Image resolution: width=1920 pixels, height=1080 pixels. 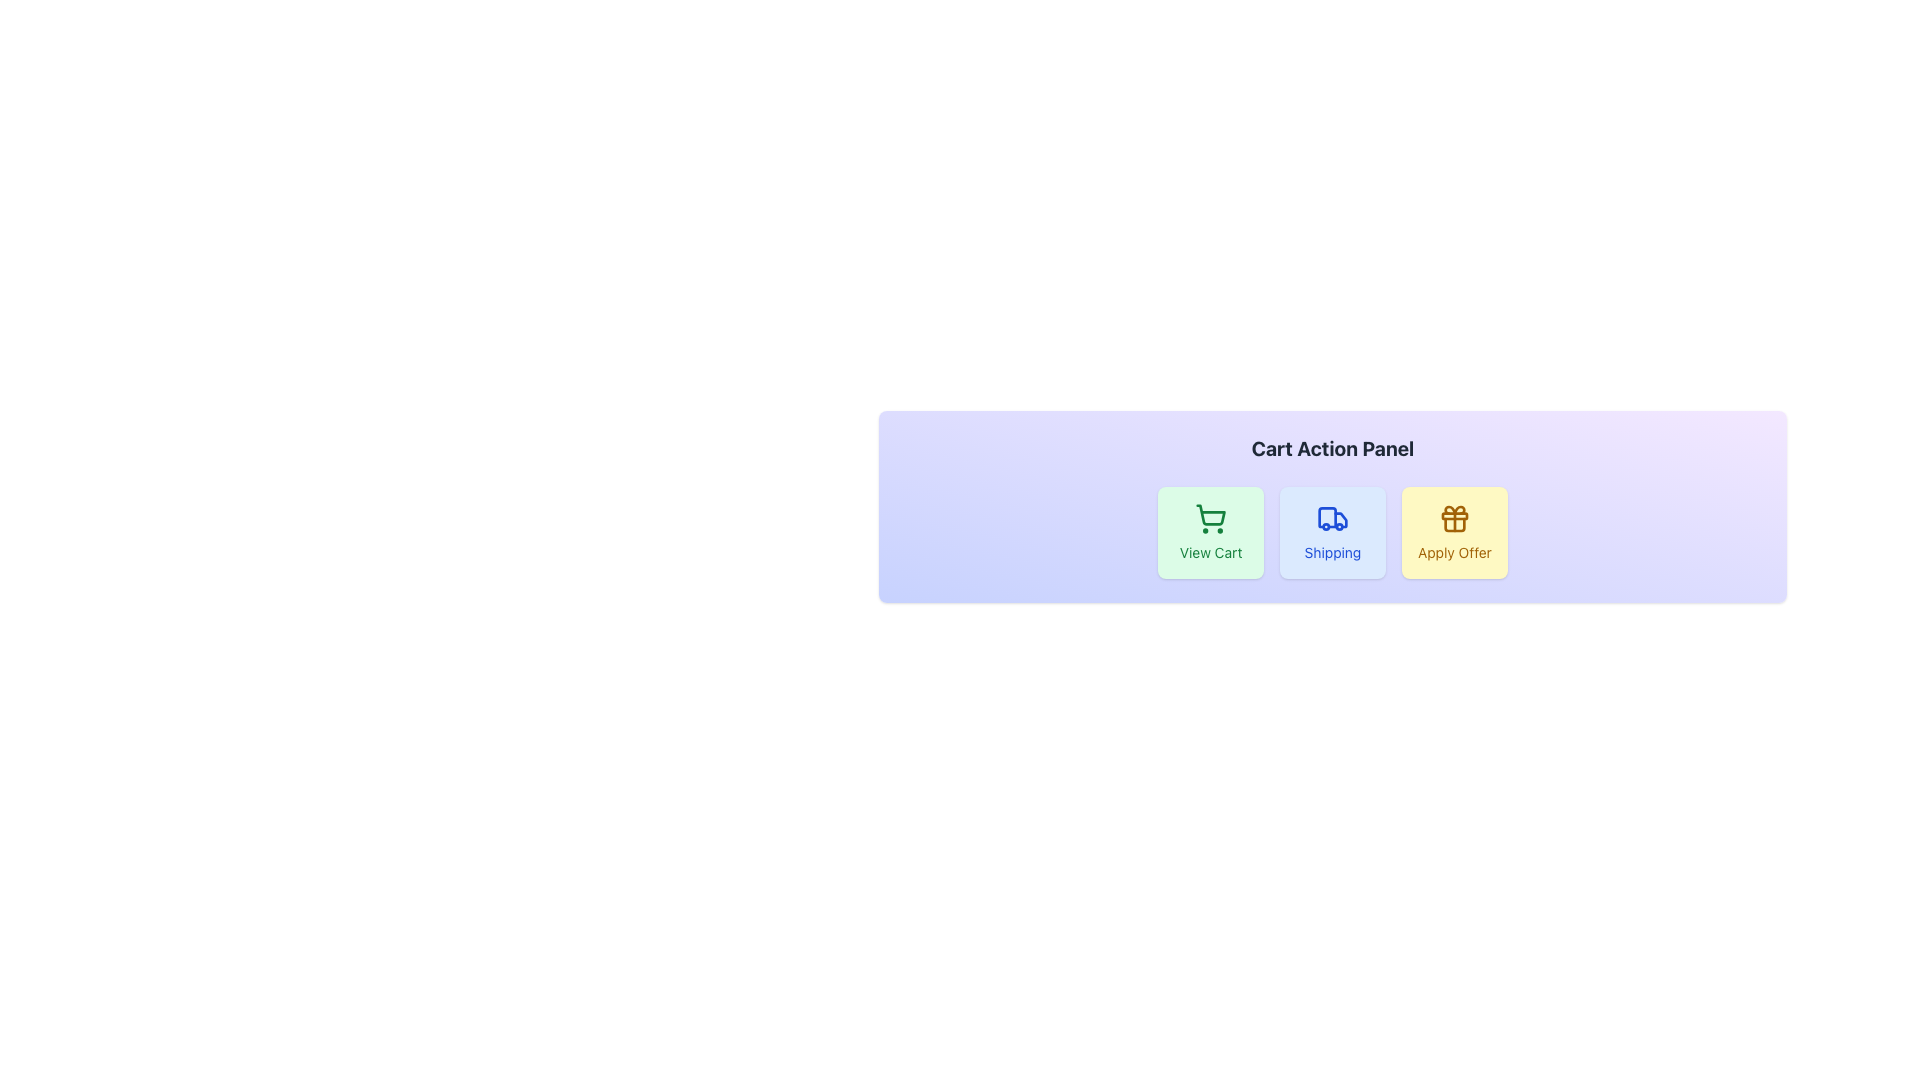 I want to click on the 'Shipping' button in the Cart Action Panel, so click(x=1333, y=531).